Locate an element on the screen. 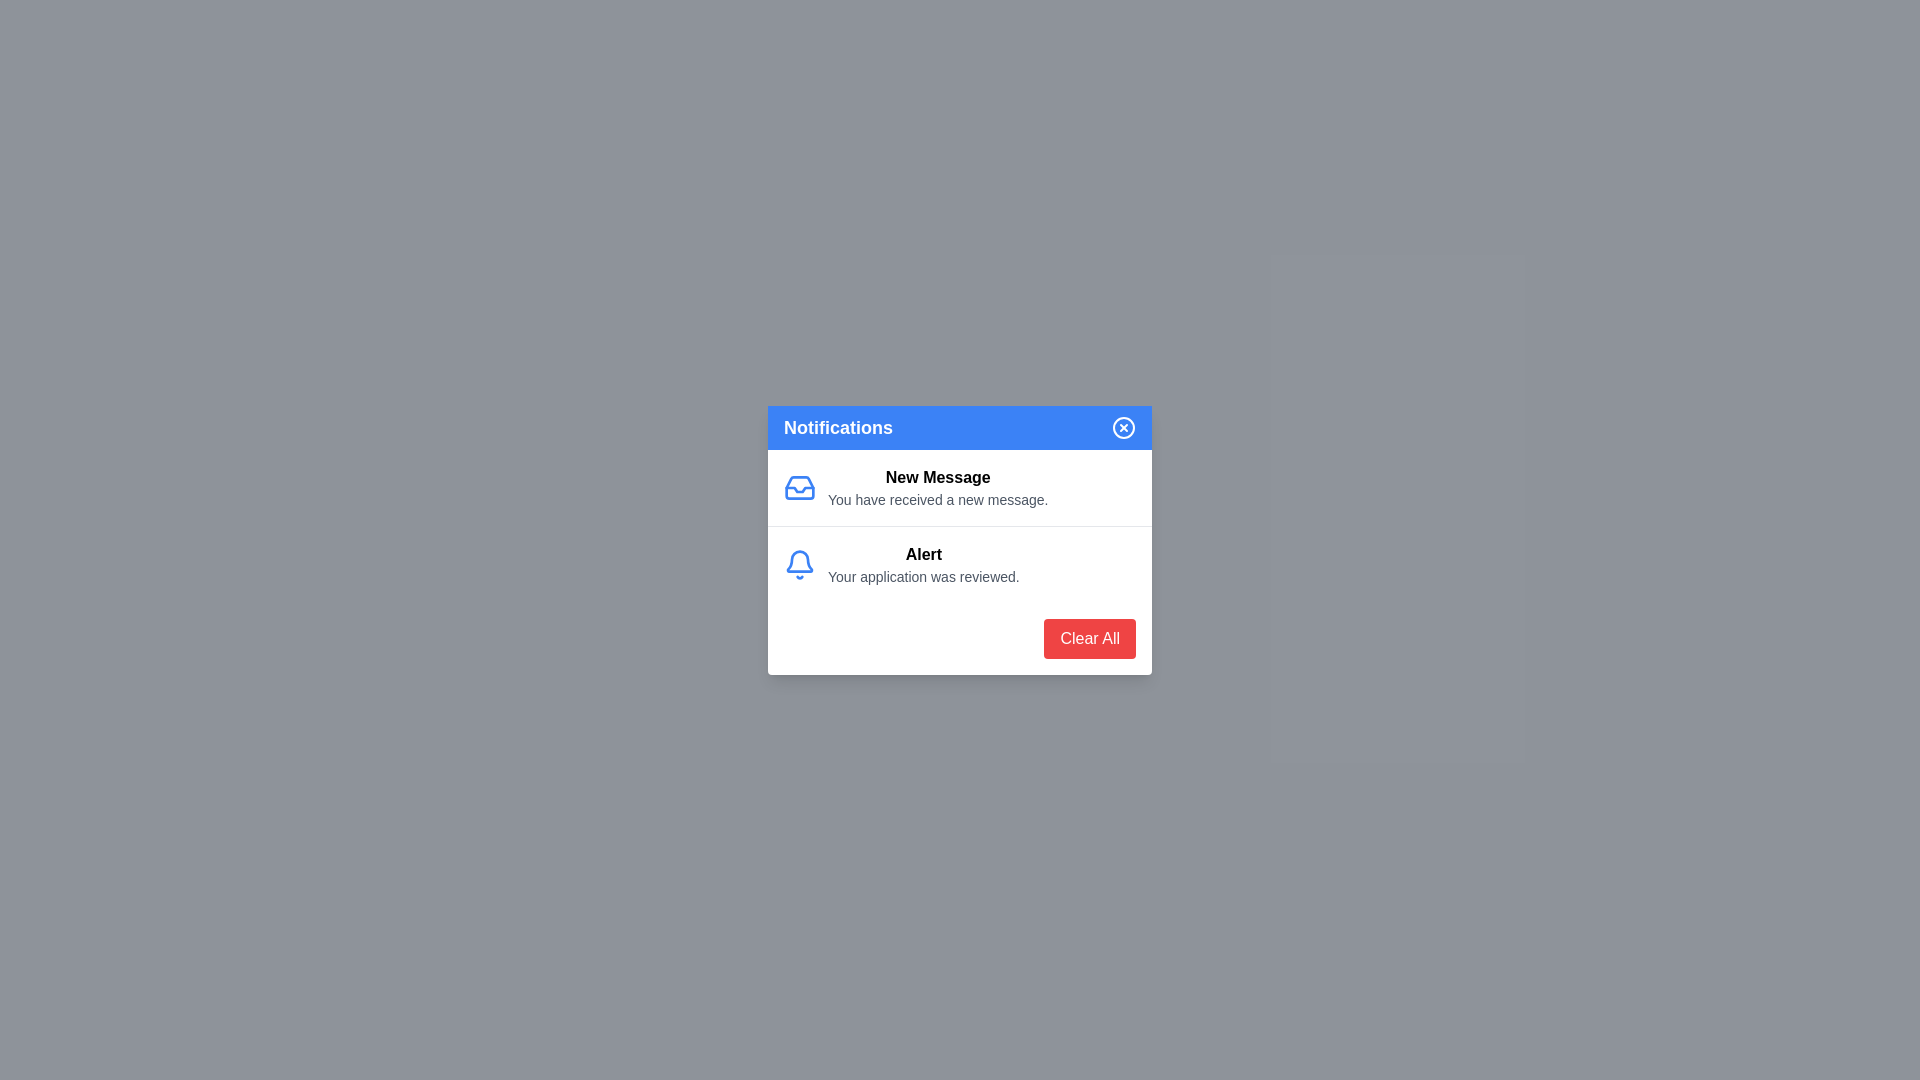 The height and width of the screenshot is (1080, 1920). 'Clear All' button to clear all notifications is located at coordinates (1088, 637).